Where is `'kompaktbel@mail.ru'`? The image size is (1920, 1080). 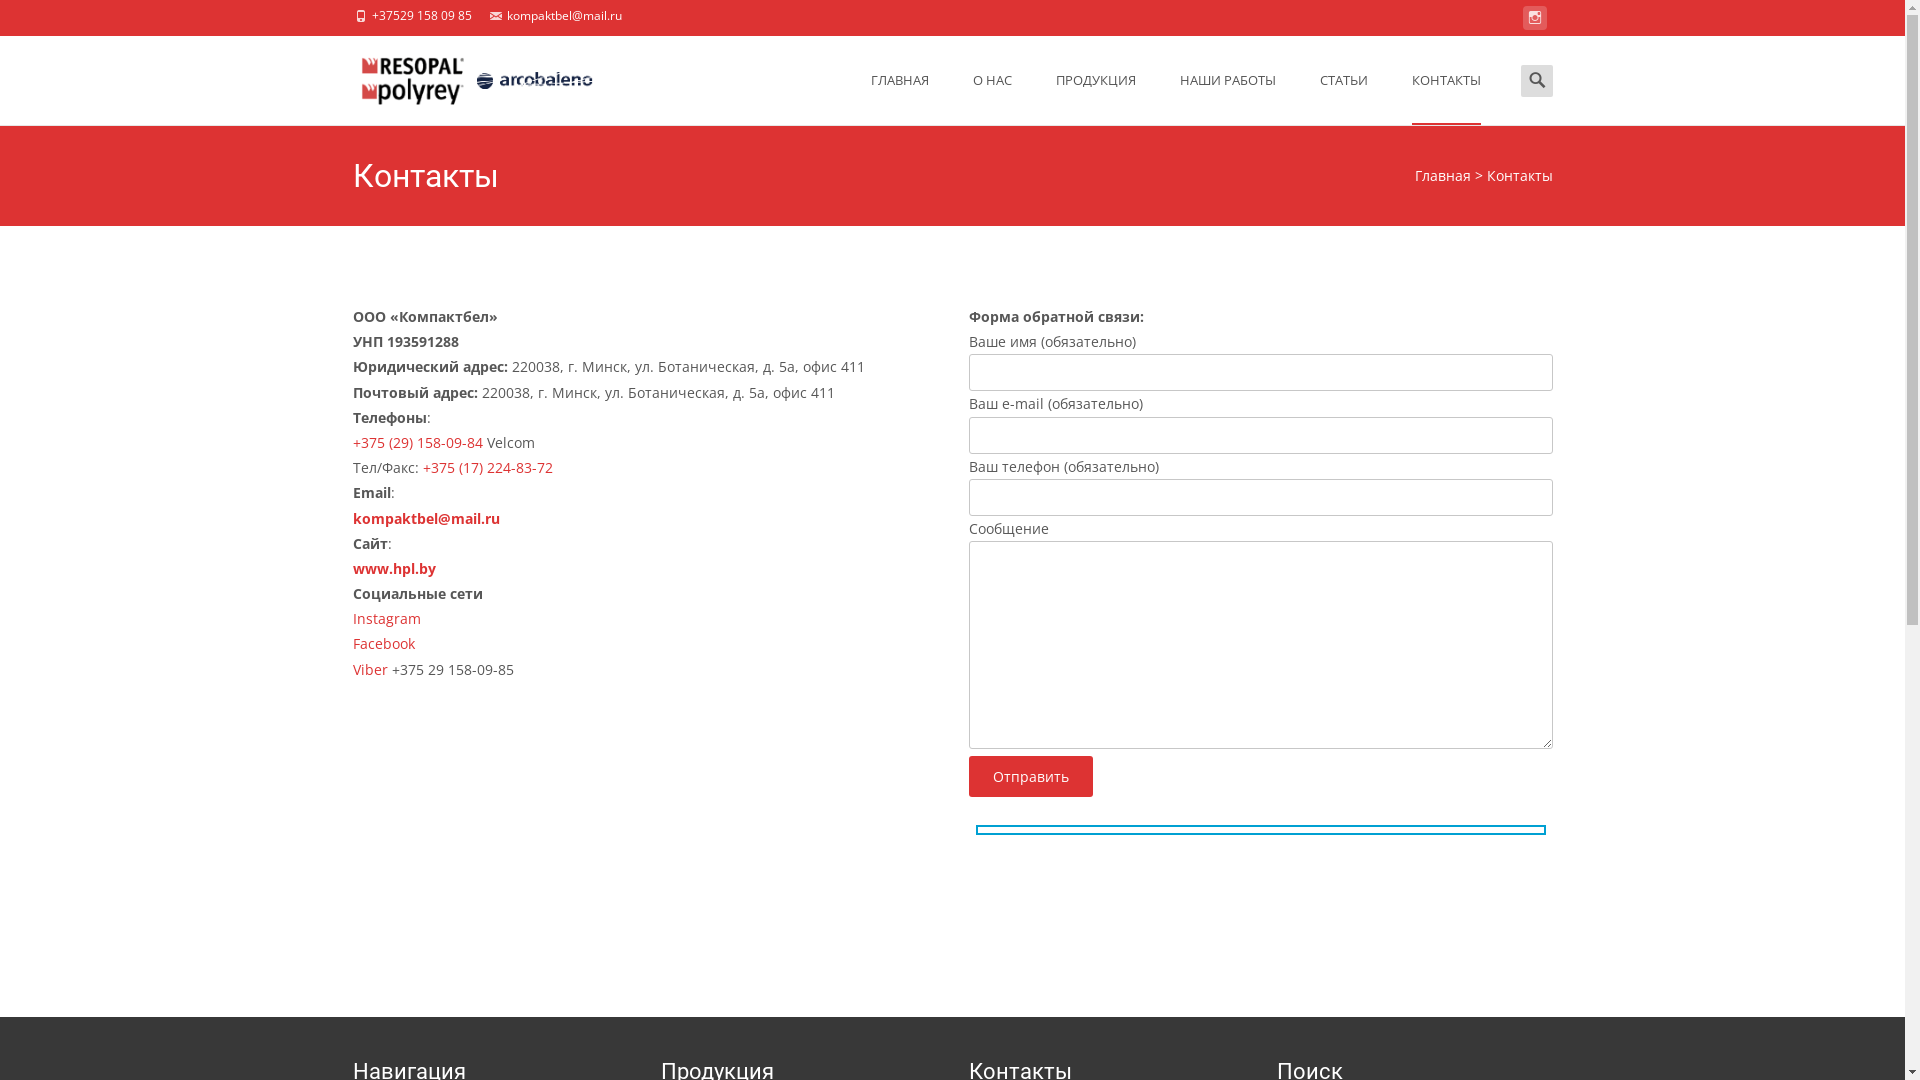
'kompaktbel@mail.ru' is located at coordinates (424, 516).